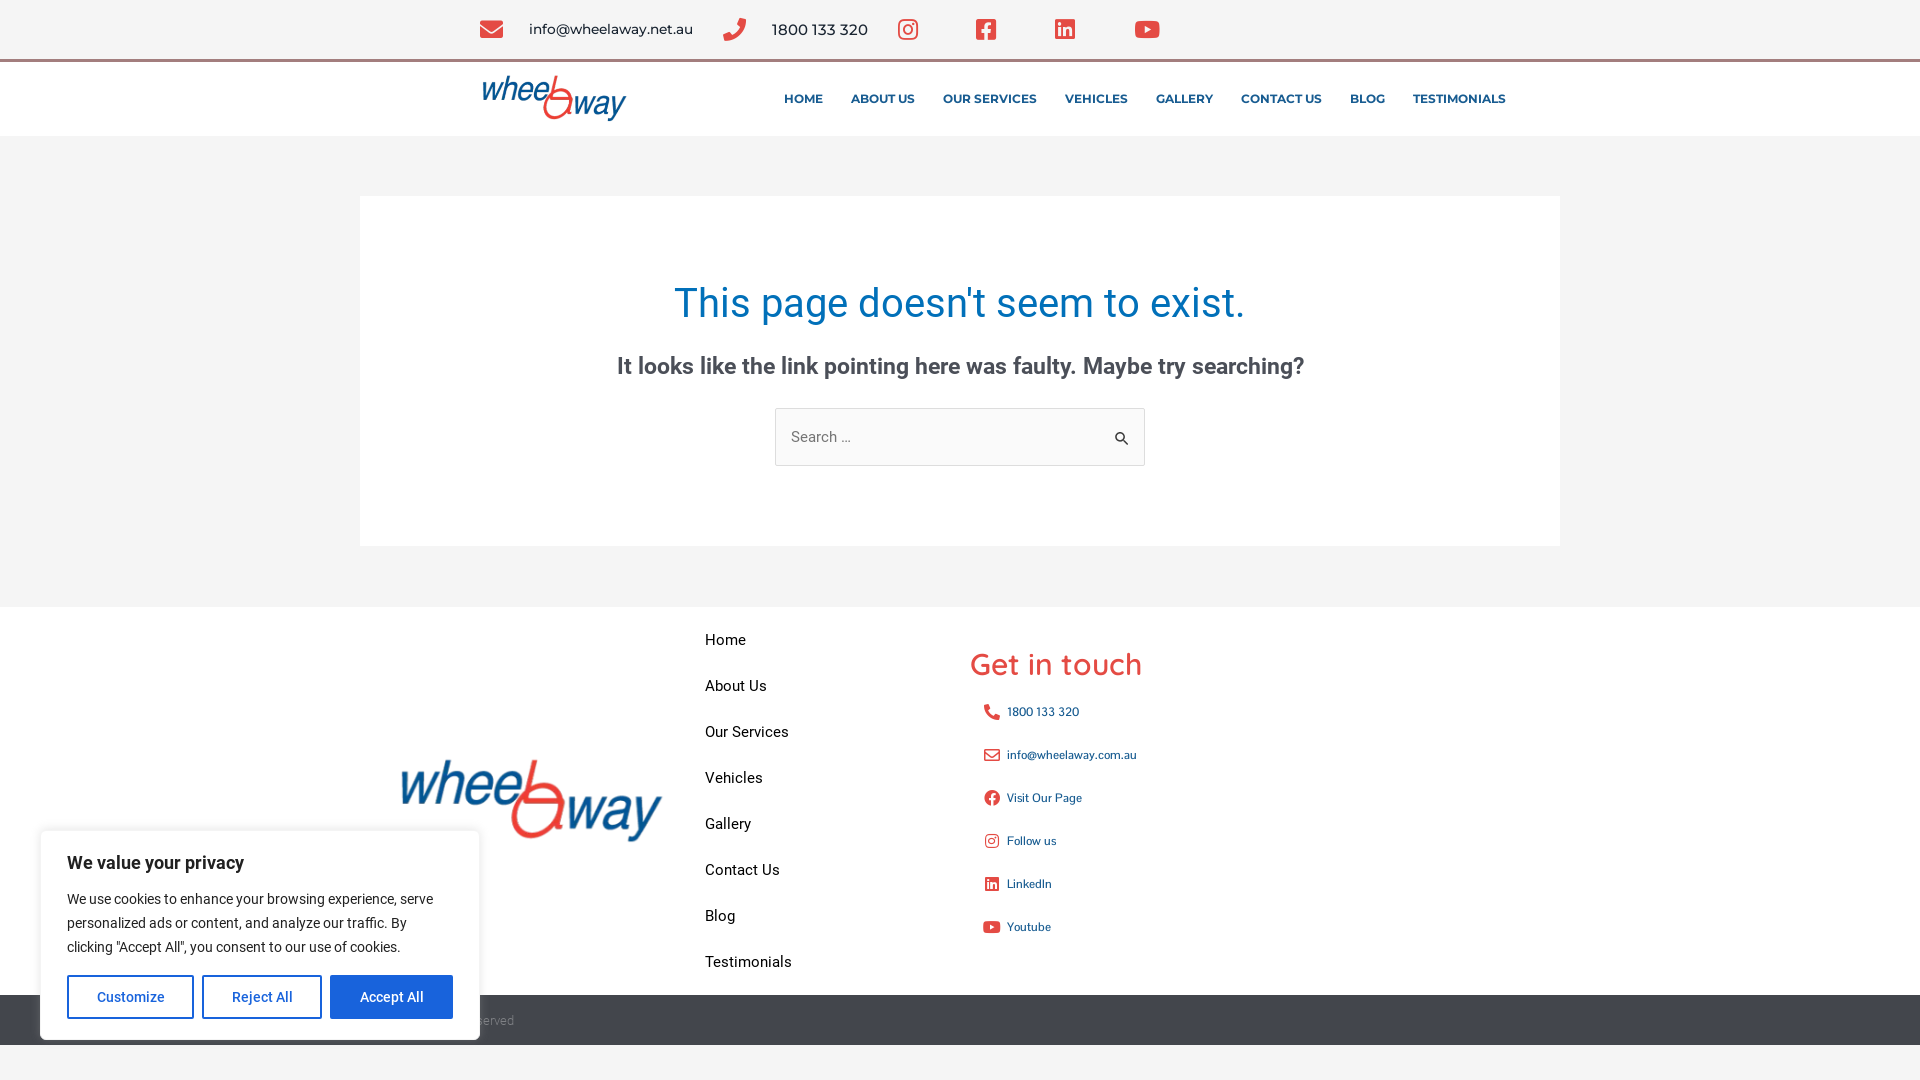 The image size is (1920, 1080). I want to click on 'LinkedIn', so click(1107, 882).